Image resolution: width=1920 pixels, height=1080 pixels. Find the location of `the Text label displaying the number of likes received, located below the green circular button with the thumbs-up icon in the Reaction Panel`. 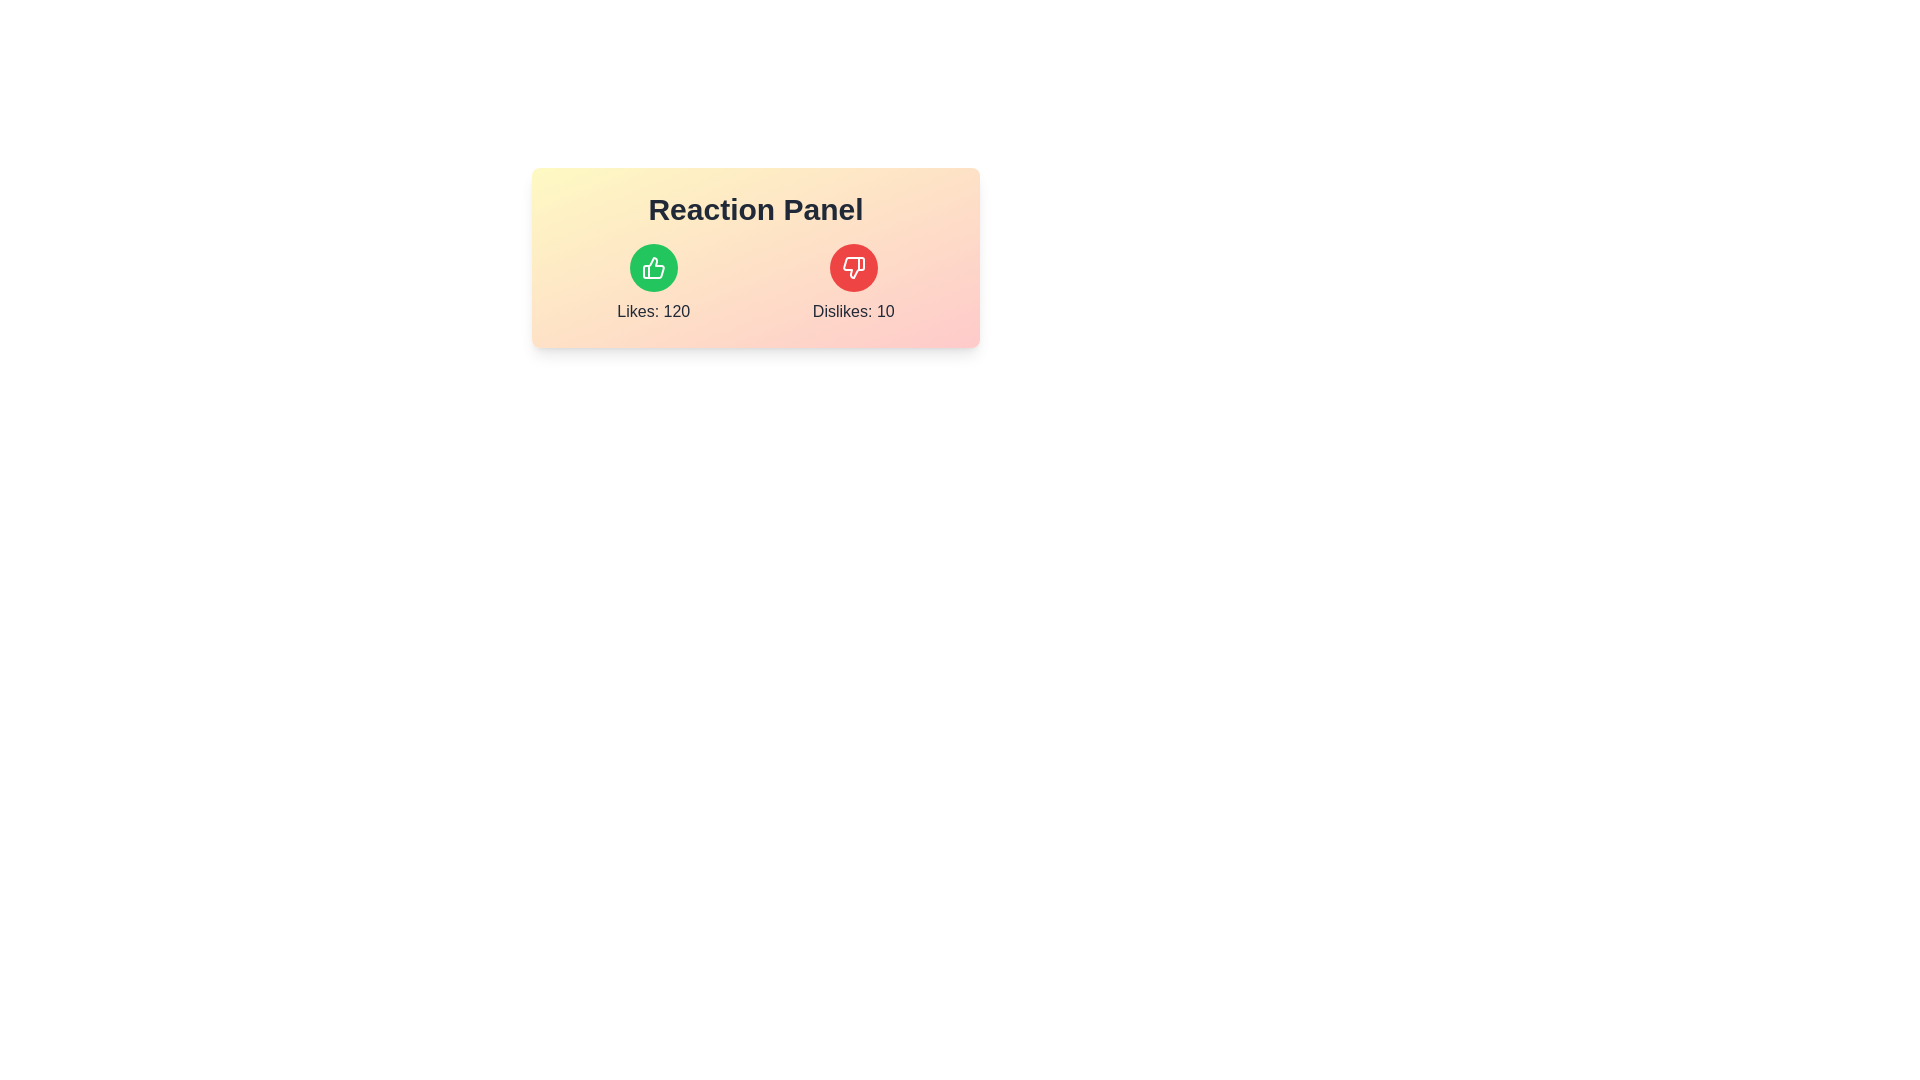

the Text label displaying the number of likes received, located below the green circular button with the thumbs-up icon in the Reaction Panel is located at coordinates (653, 312).